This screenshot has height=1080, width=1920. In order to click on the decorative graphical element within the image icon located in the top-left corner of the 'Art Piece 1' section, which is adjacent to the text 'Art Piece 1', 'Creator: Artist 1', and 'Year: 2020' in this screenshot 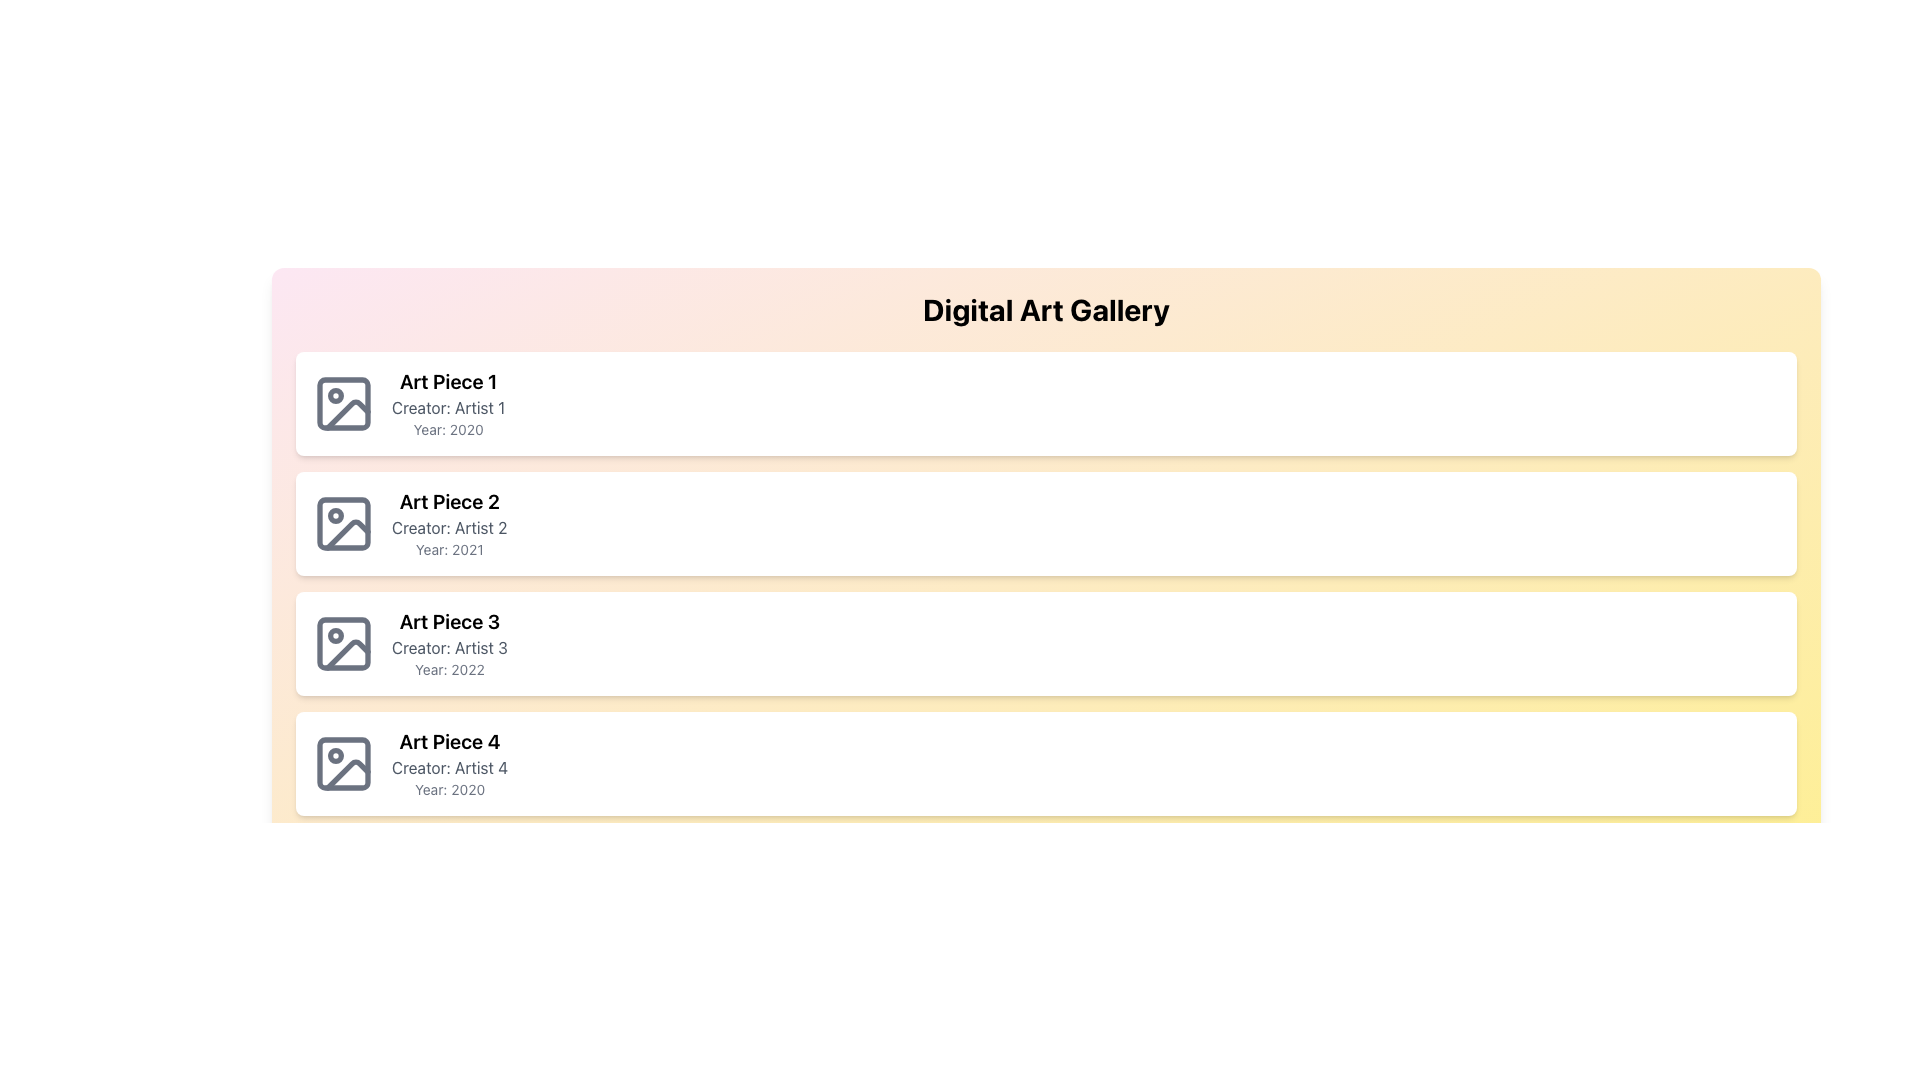, I will do `click(344, 404)`.